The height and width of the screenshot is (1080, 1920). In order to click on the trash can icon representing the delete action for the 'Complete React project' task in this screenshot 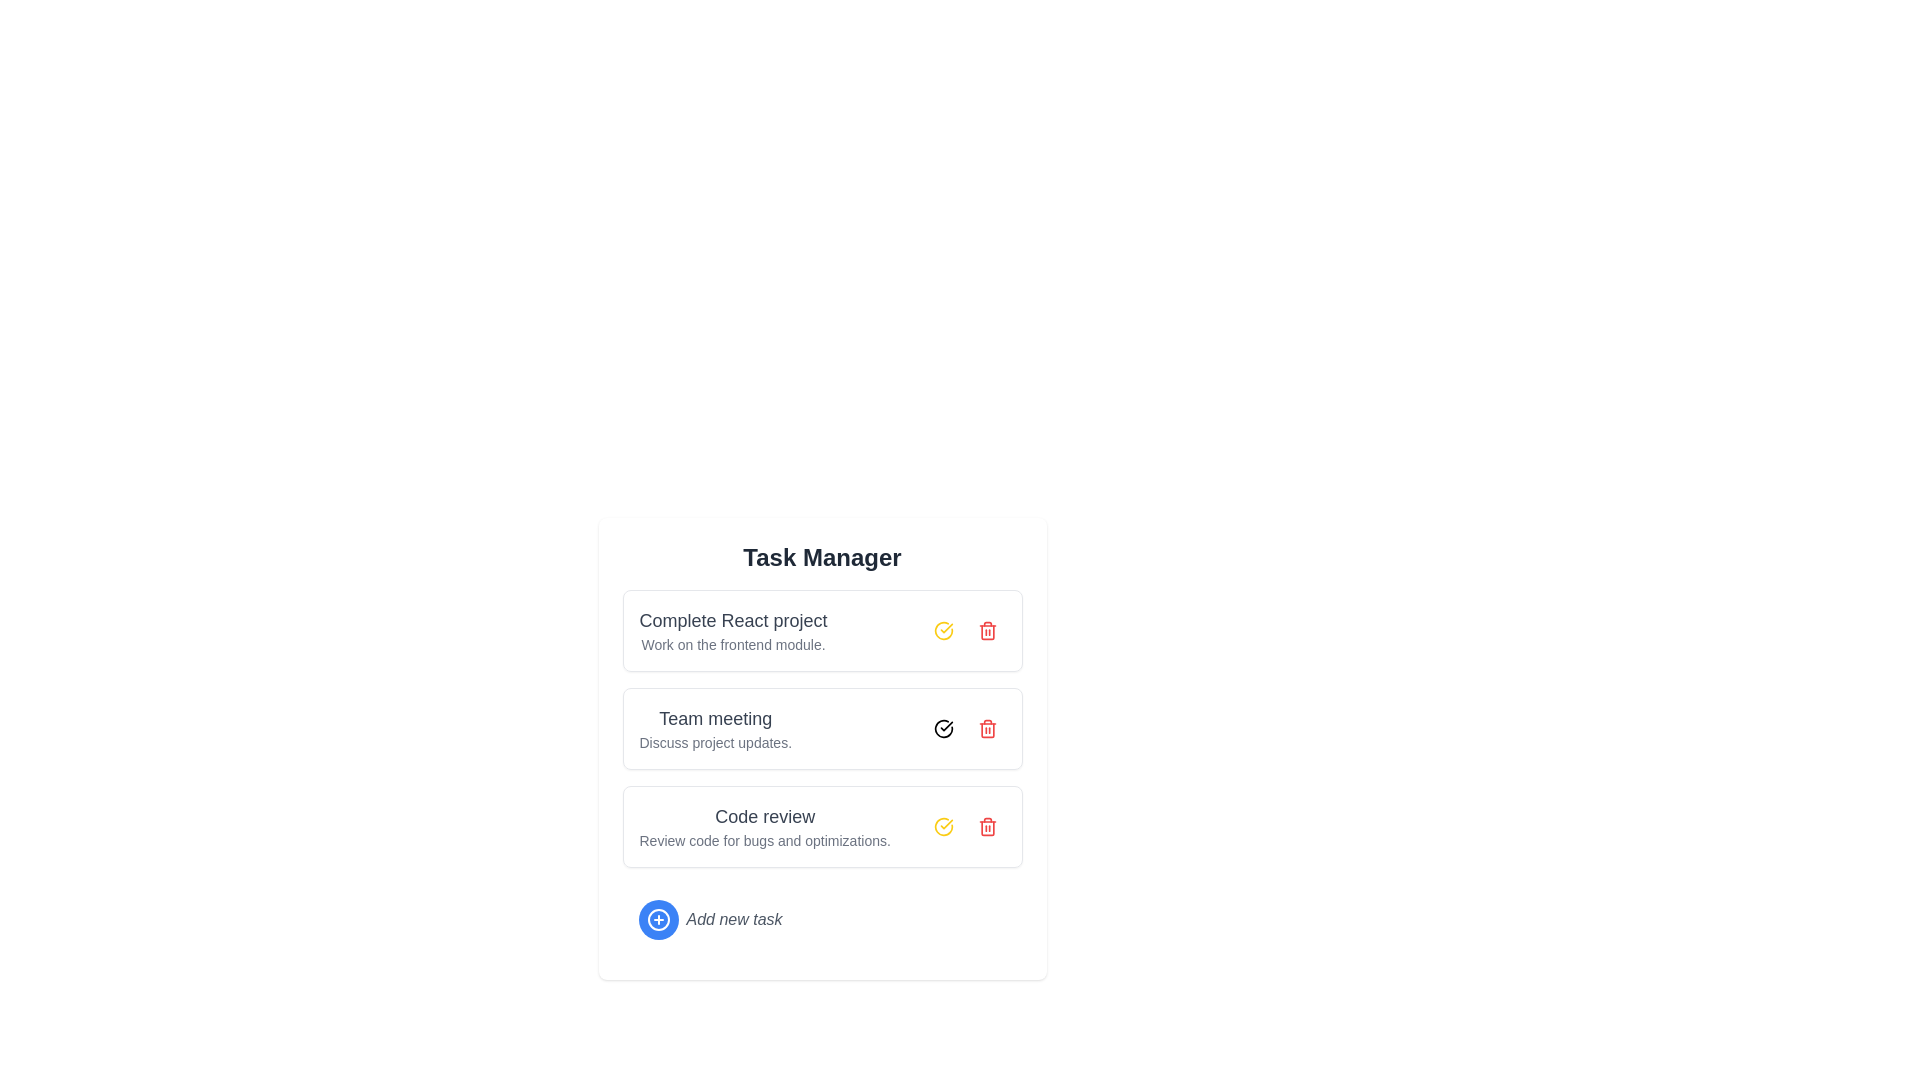, I will do `click(987, 632)`.